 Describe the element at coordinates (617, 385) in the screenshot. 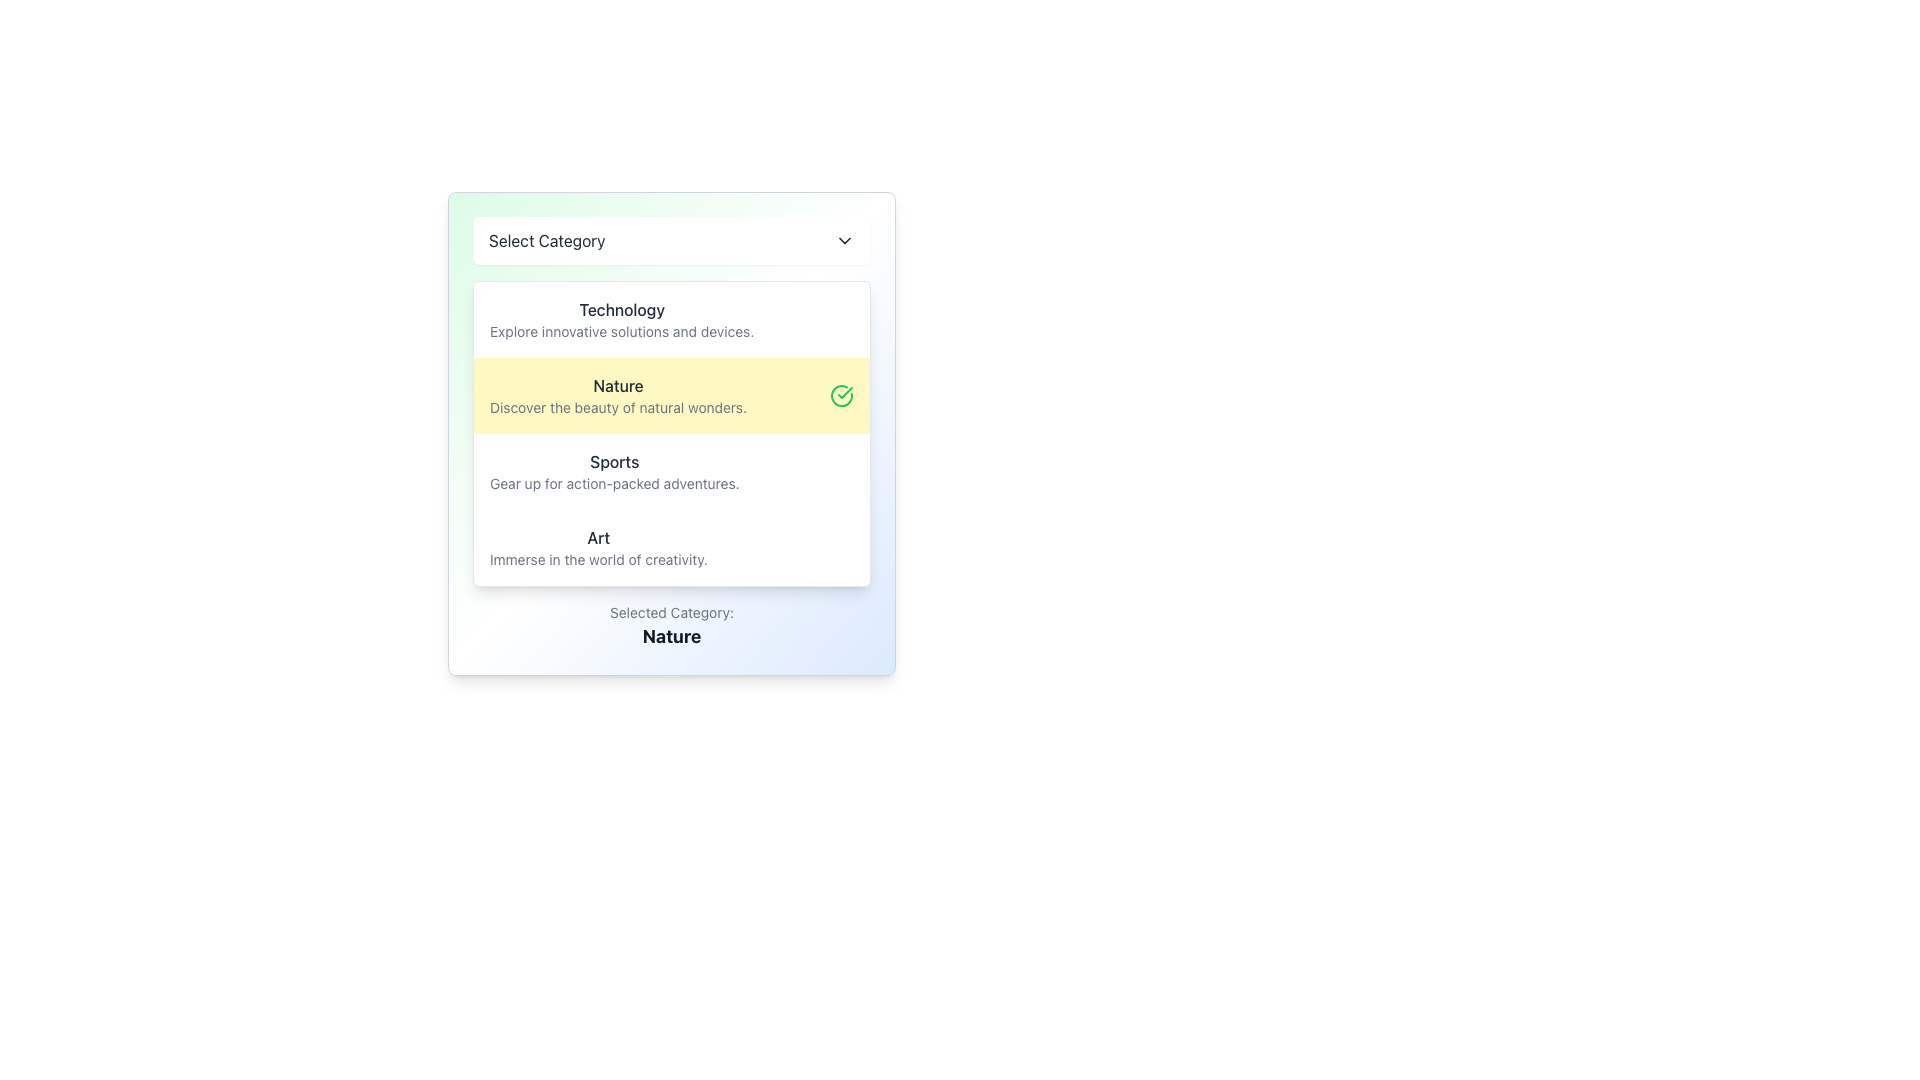

I see `the text label displaying 'Nature' in bold, dark gray font within the dropdown menu under 'Select Category'` at that location.